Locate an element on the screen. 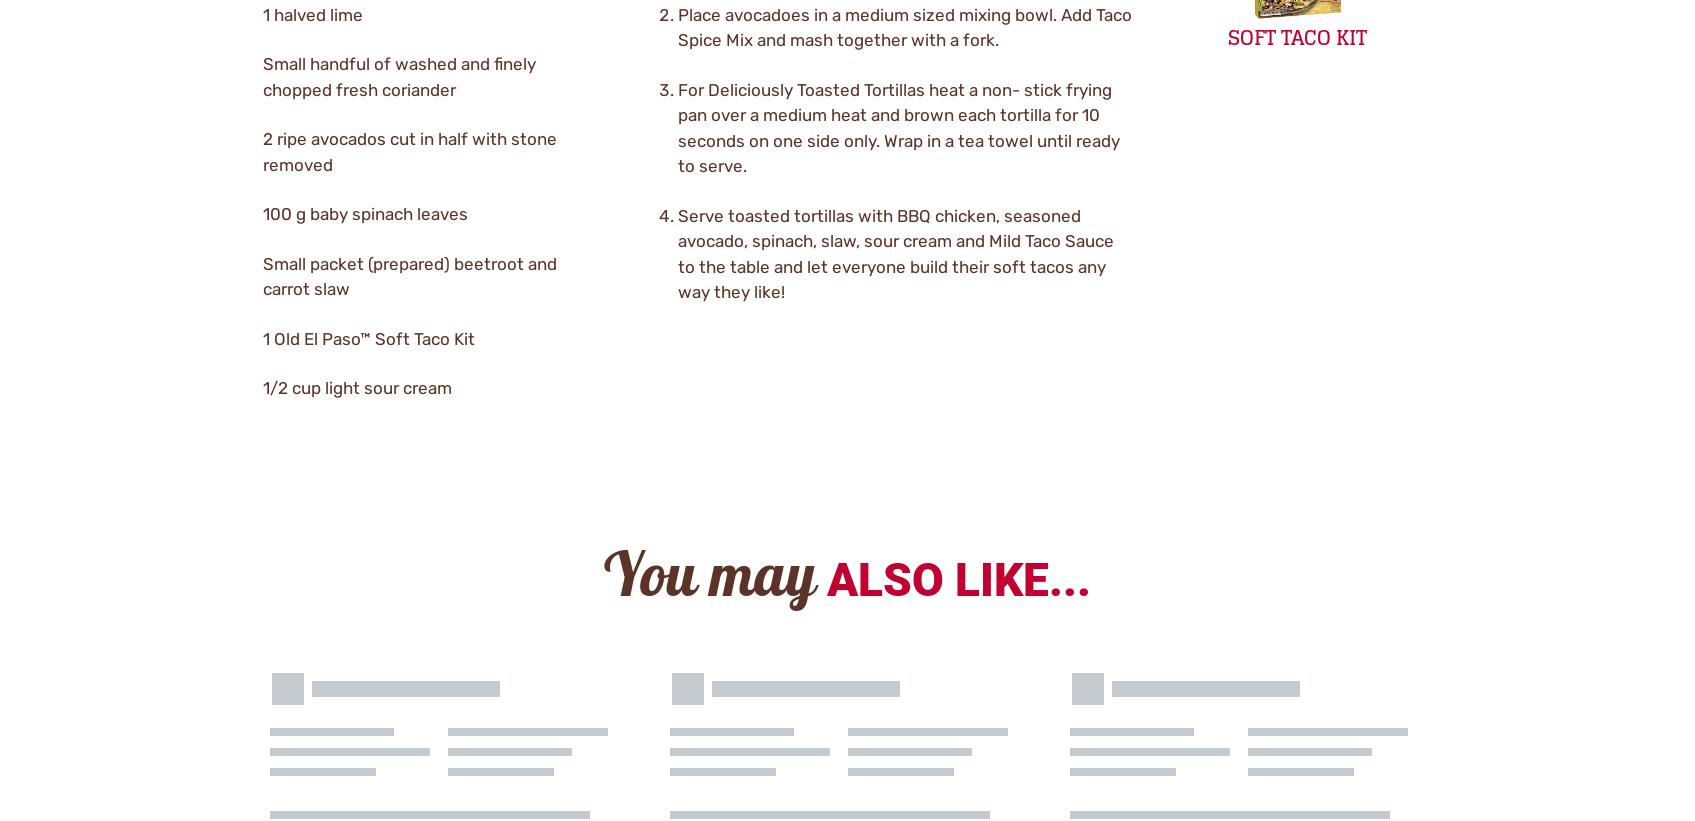 This screenshot has height=821, width=1695. 'Small handful of washed and finely chopped fresh coriander' is located at coordinates (262, 76).